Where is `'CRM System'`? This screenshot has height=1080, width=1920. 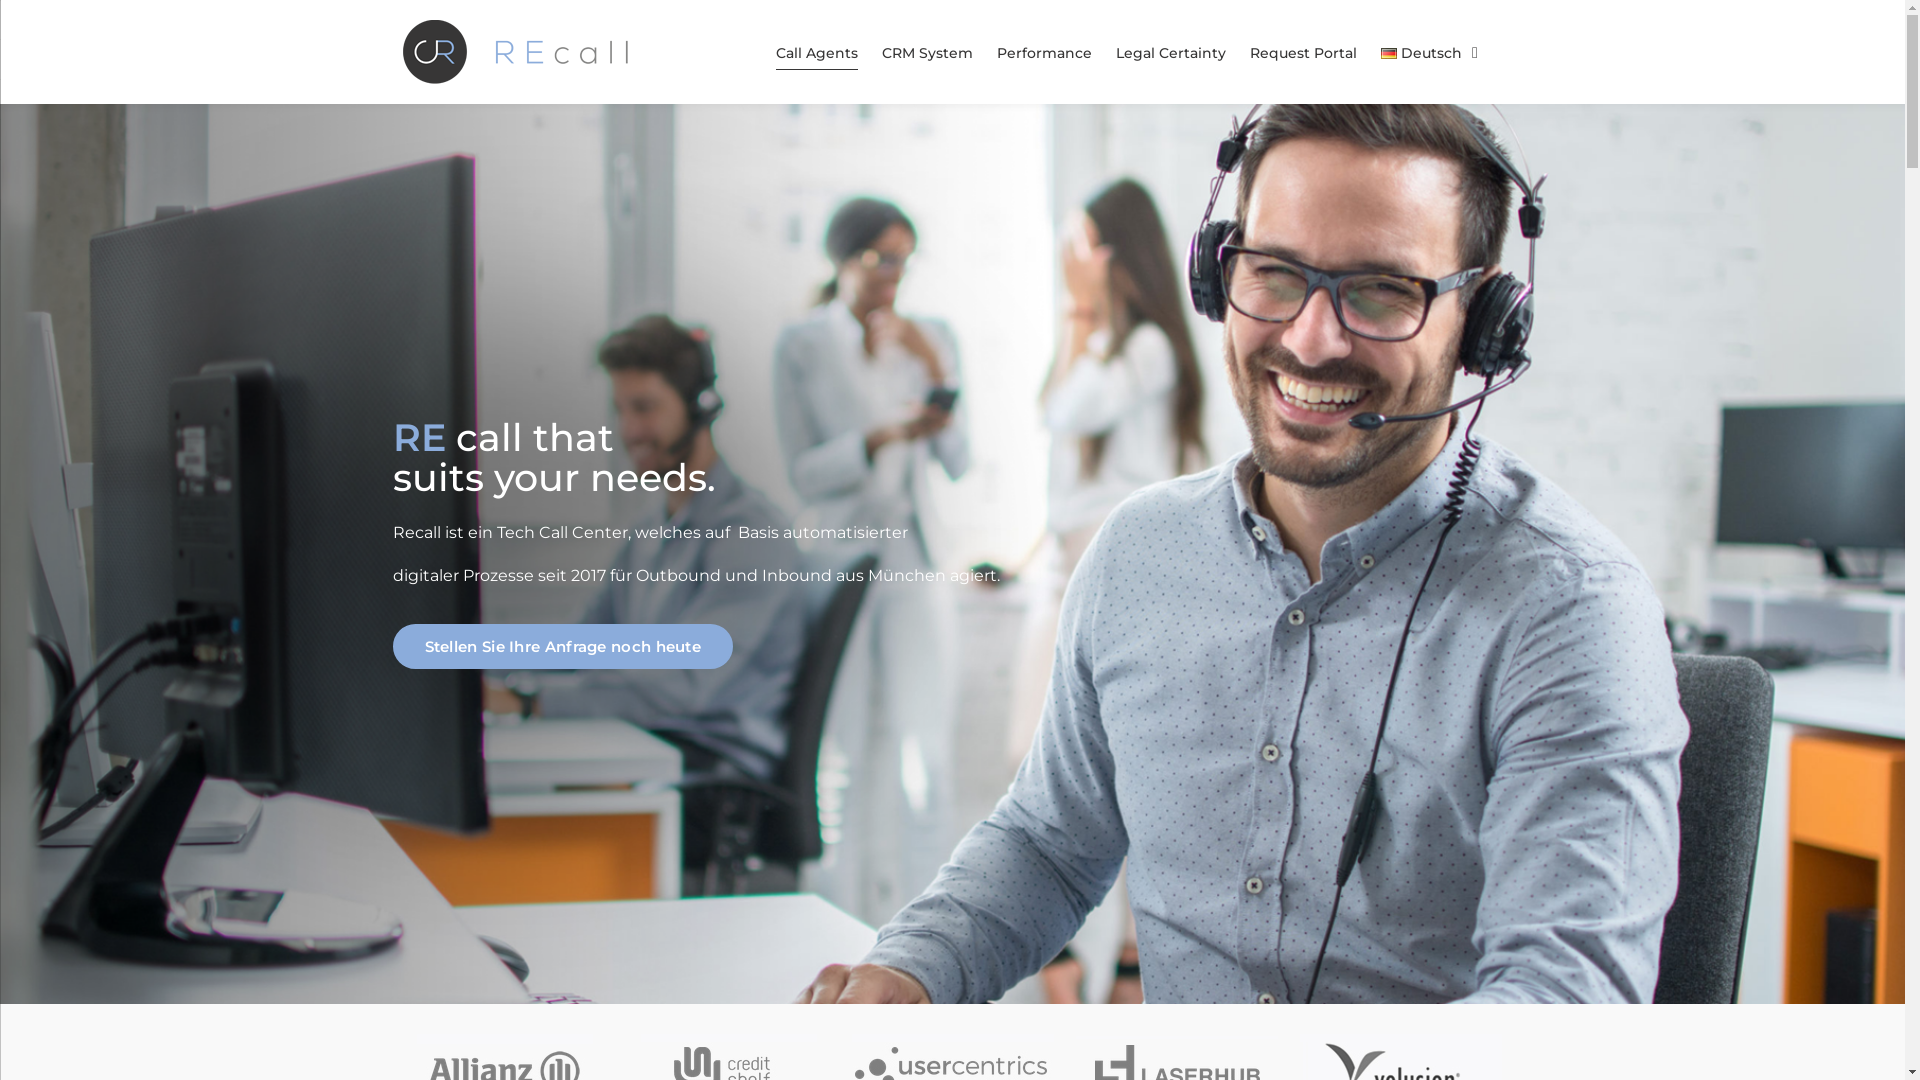 'CRM System' is located at coordinates (926, 52).